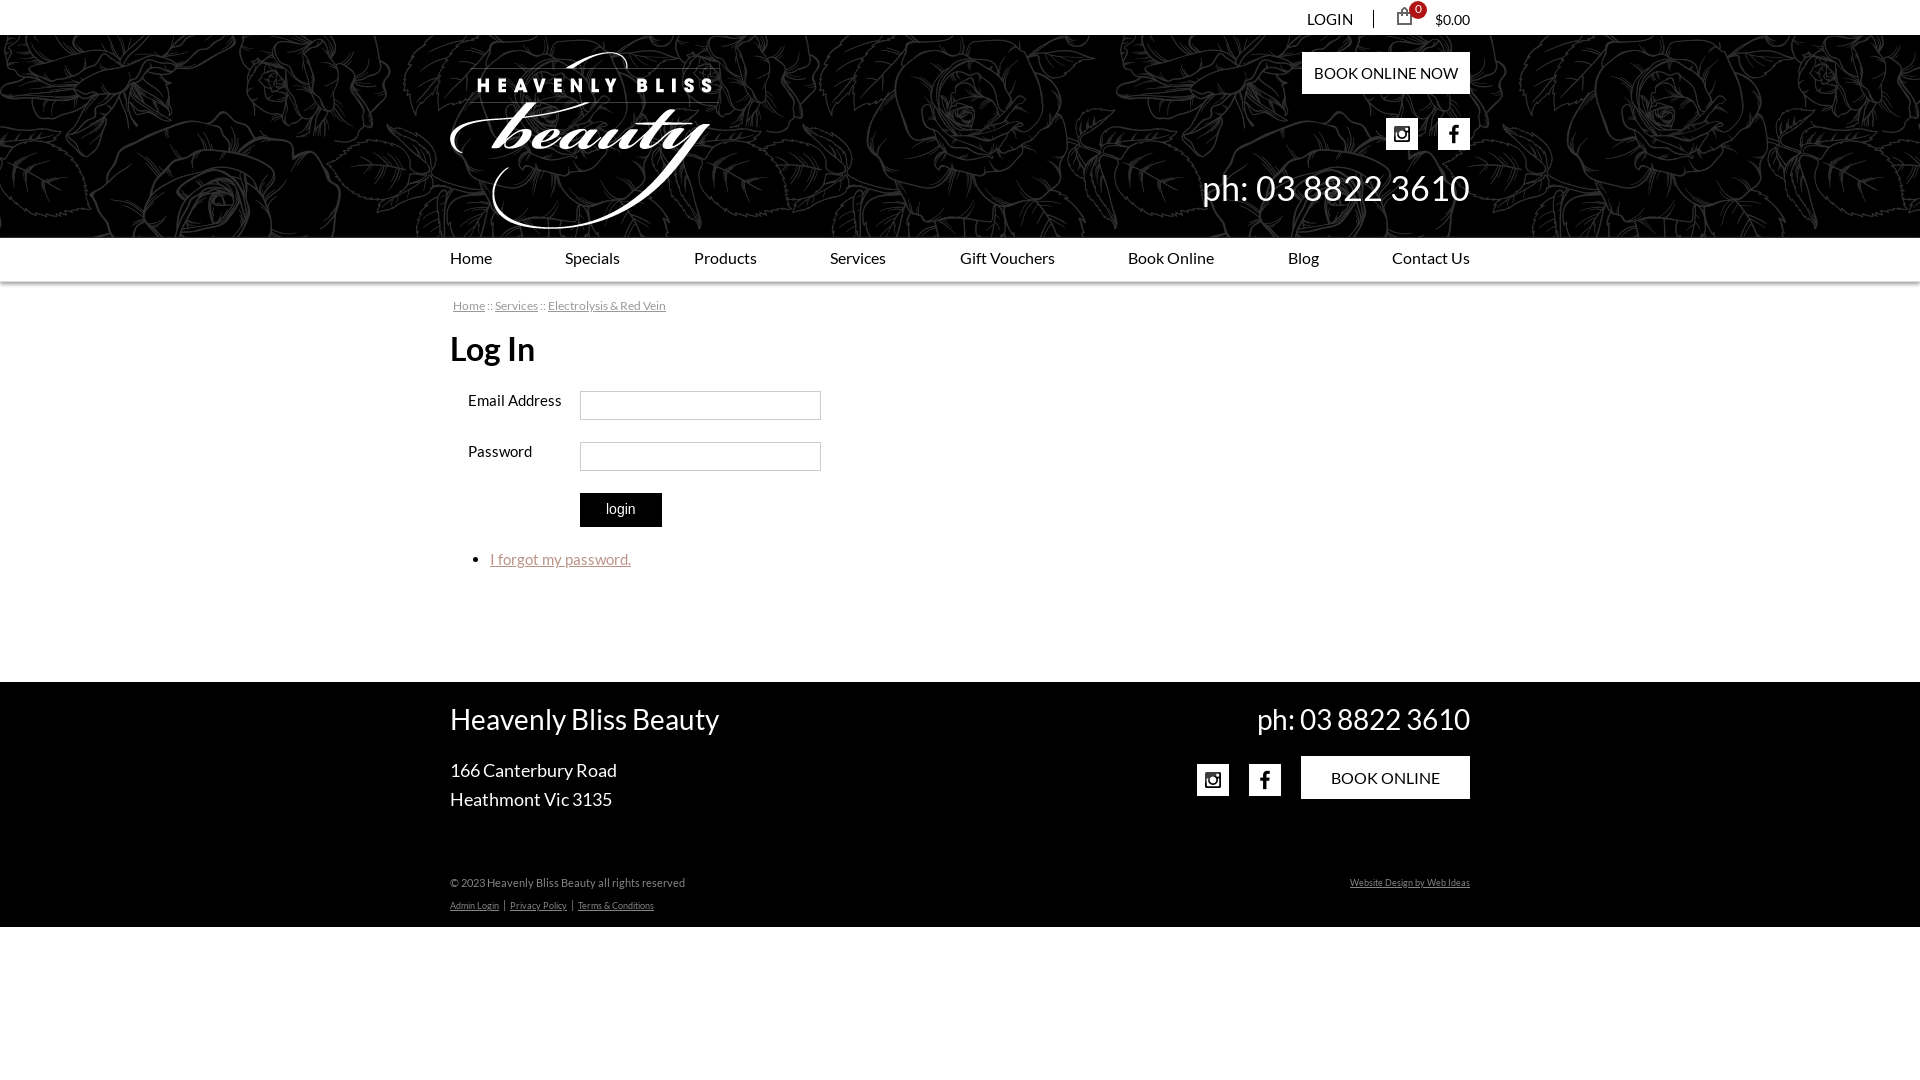  What do you see at coordinates (1409, 881) in the screenshot?
I see `'Website Design by Web Ideas'` at bounding box center [1409, 881].